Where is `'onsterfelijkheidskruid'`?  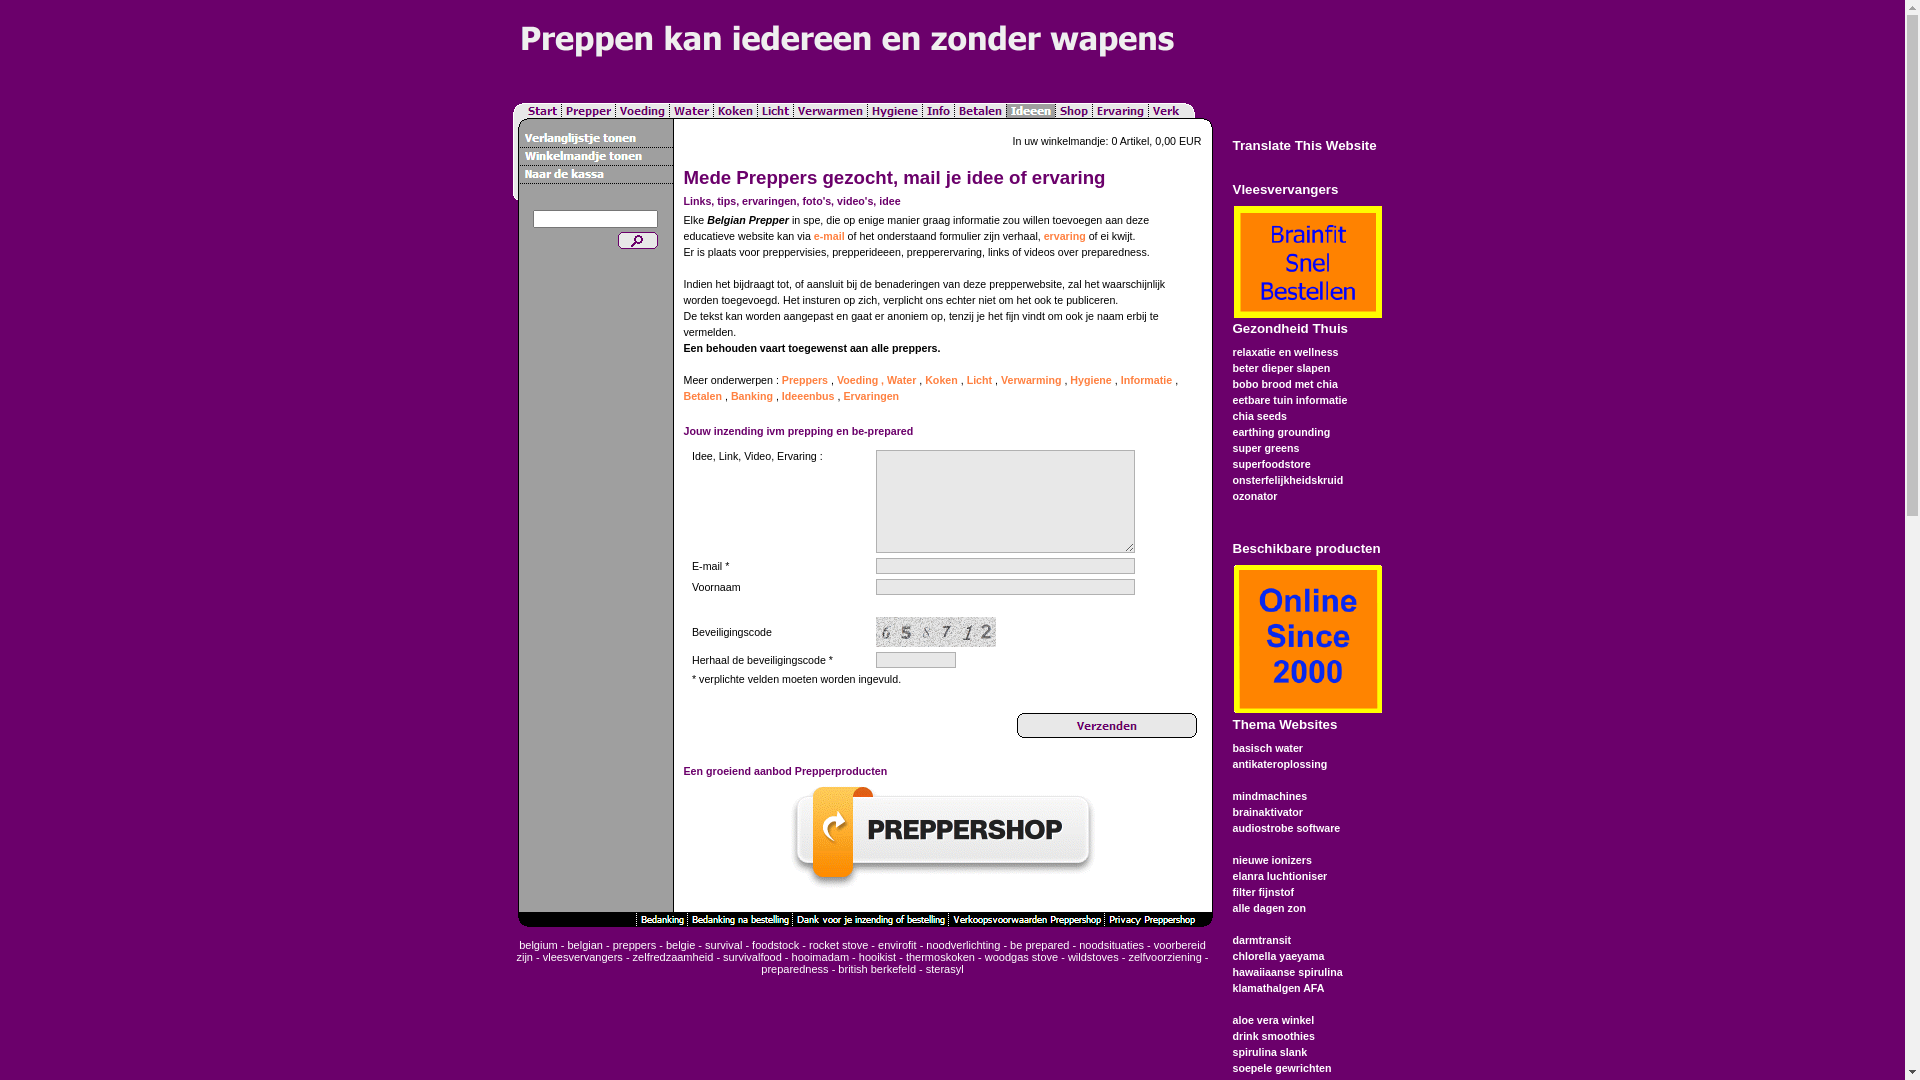
'onsterfelijkheidskruid' is located at coordinates (1287, 479).